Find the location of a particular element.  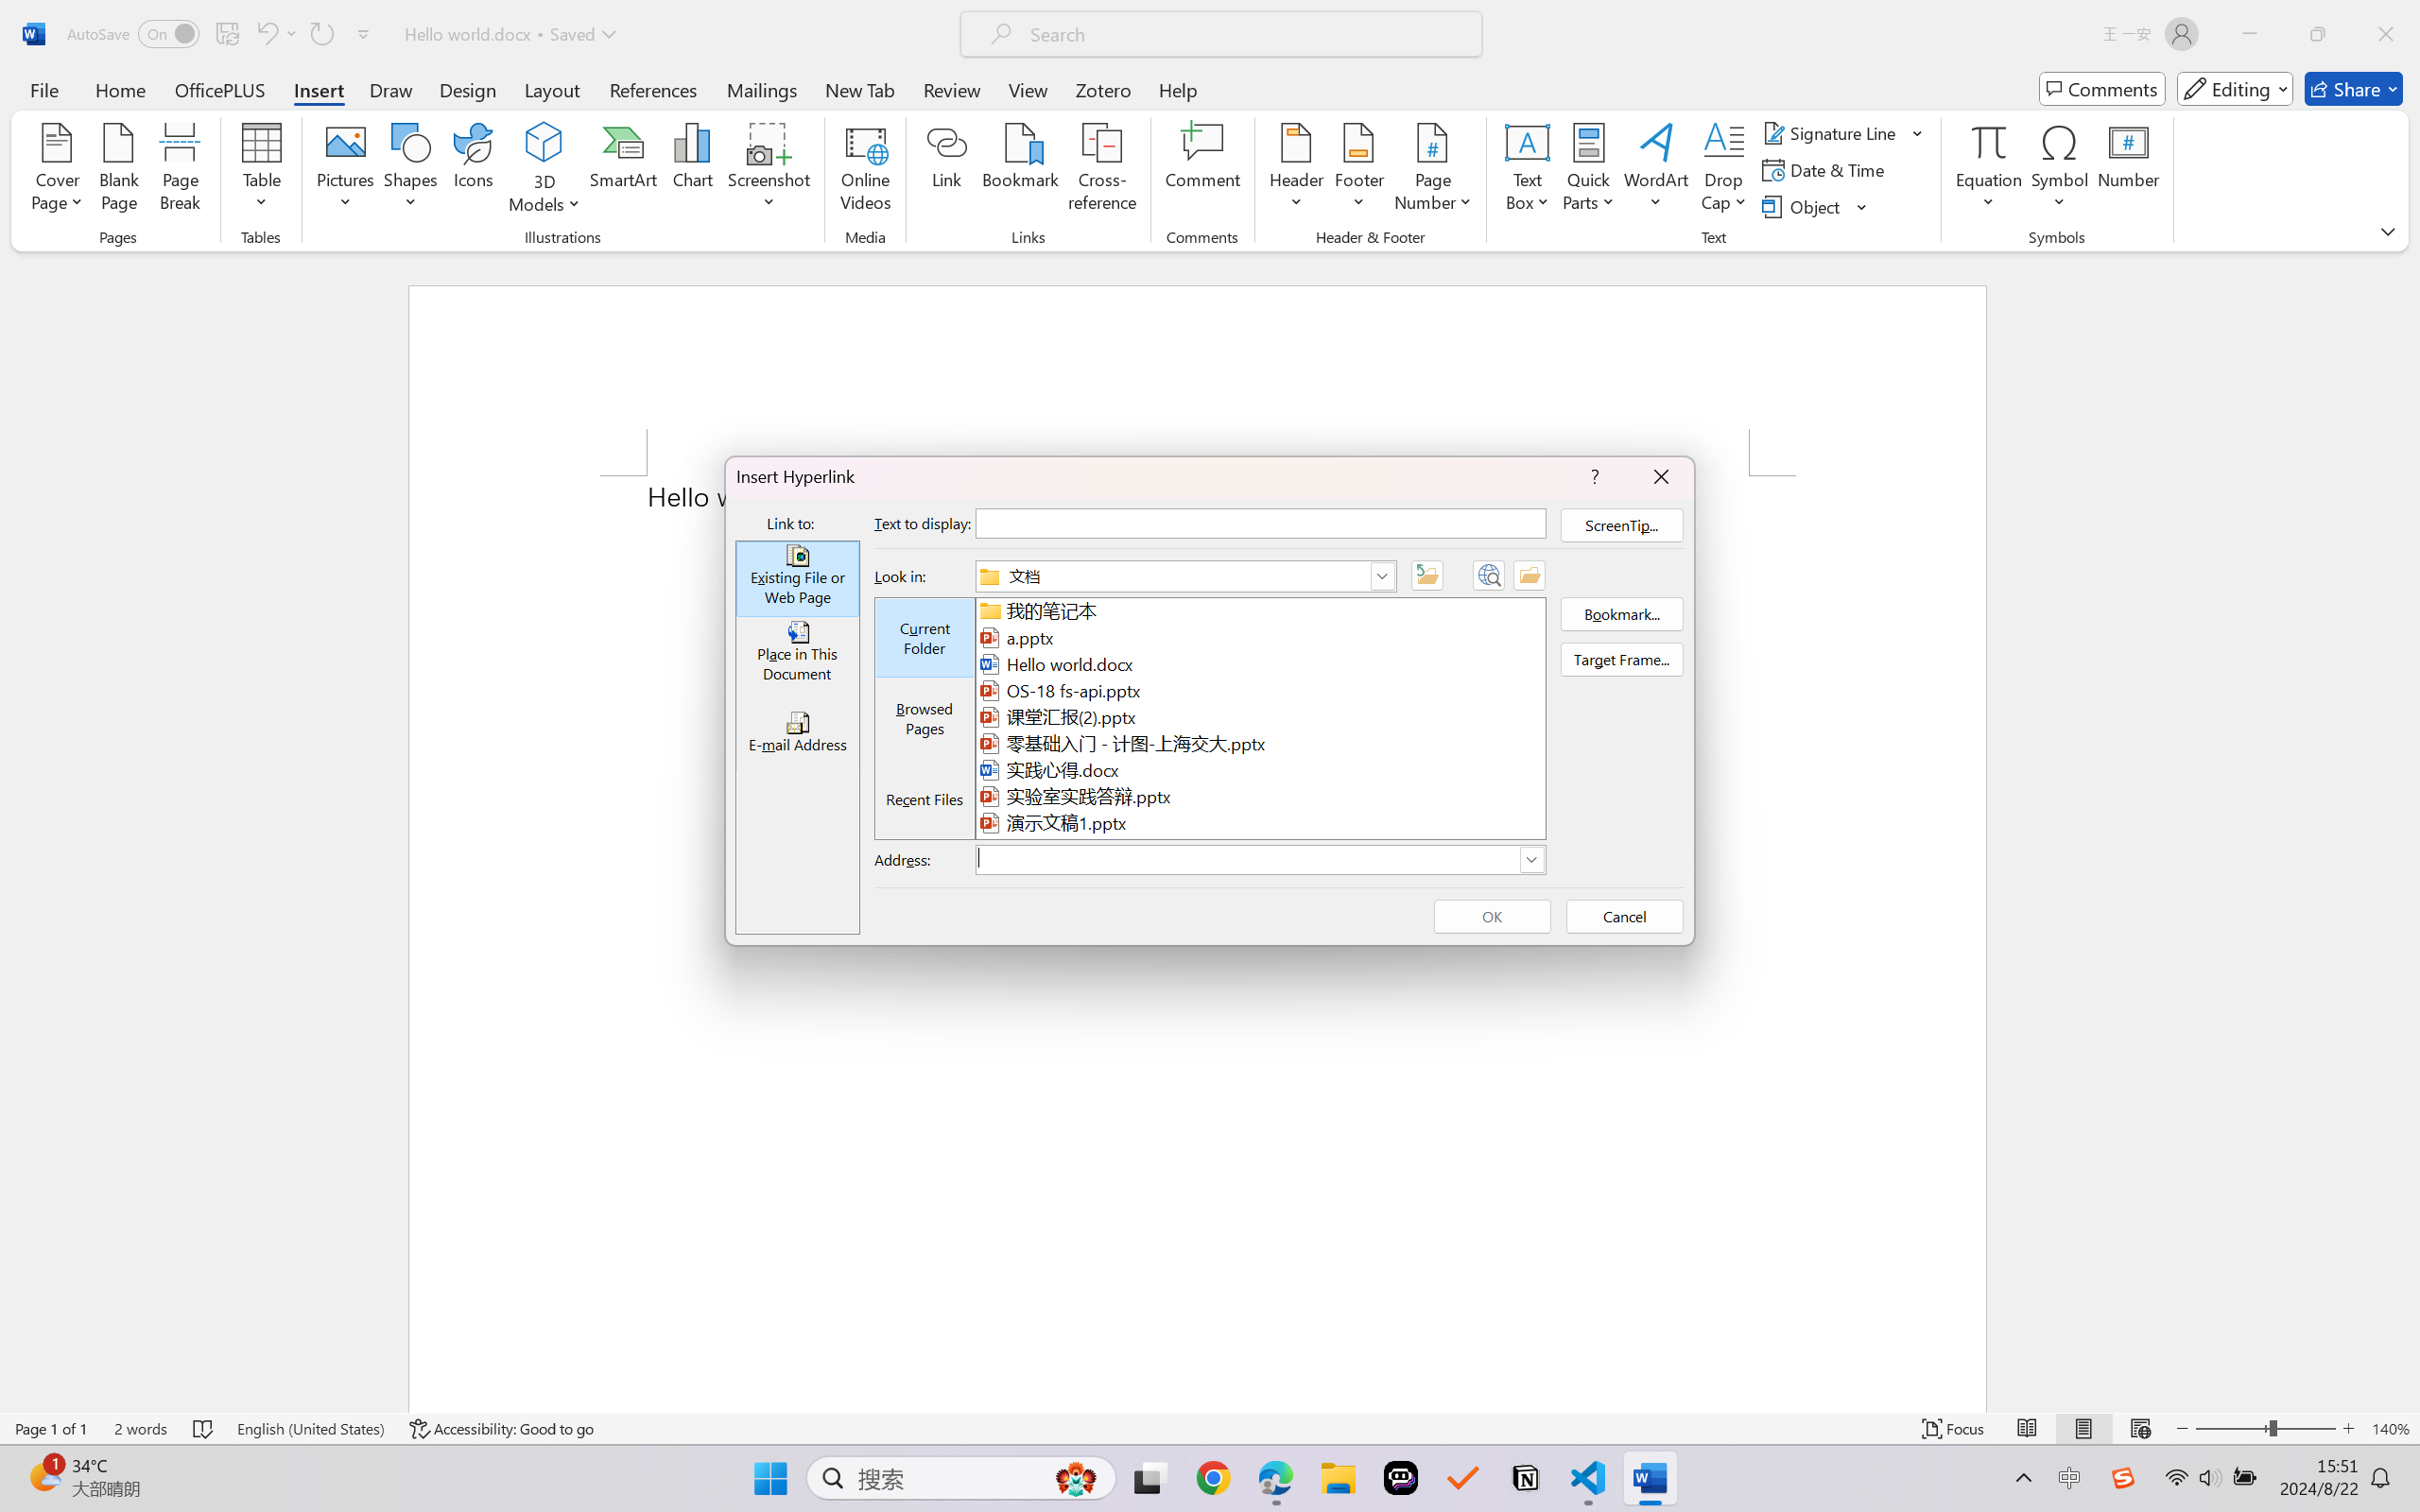

'Browsed Pages' is located at coordinates (925, 718).